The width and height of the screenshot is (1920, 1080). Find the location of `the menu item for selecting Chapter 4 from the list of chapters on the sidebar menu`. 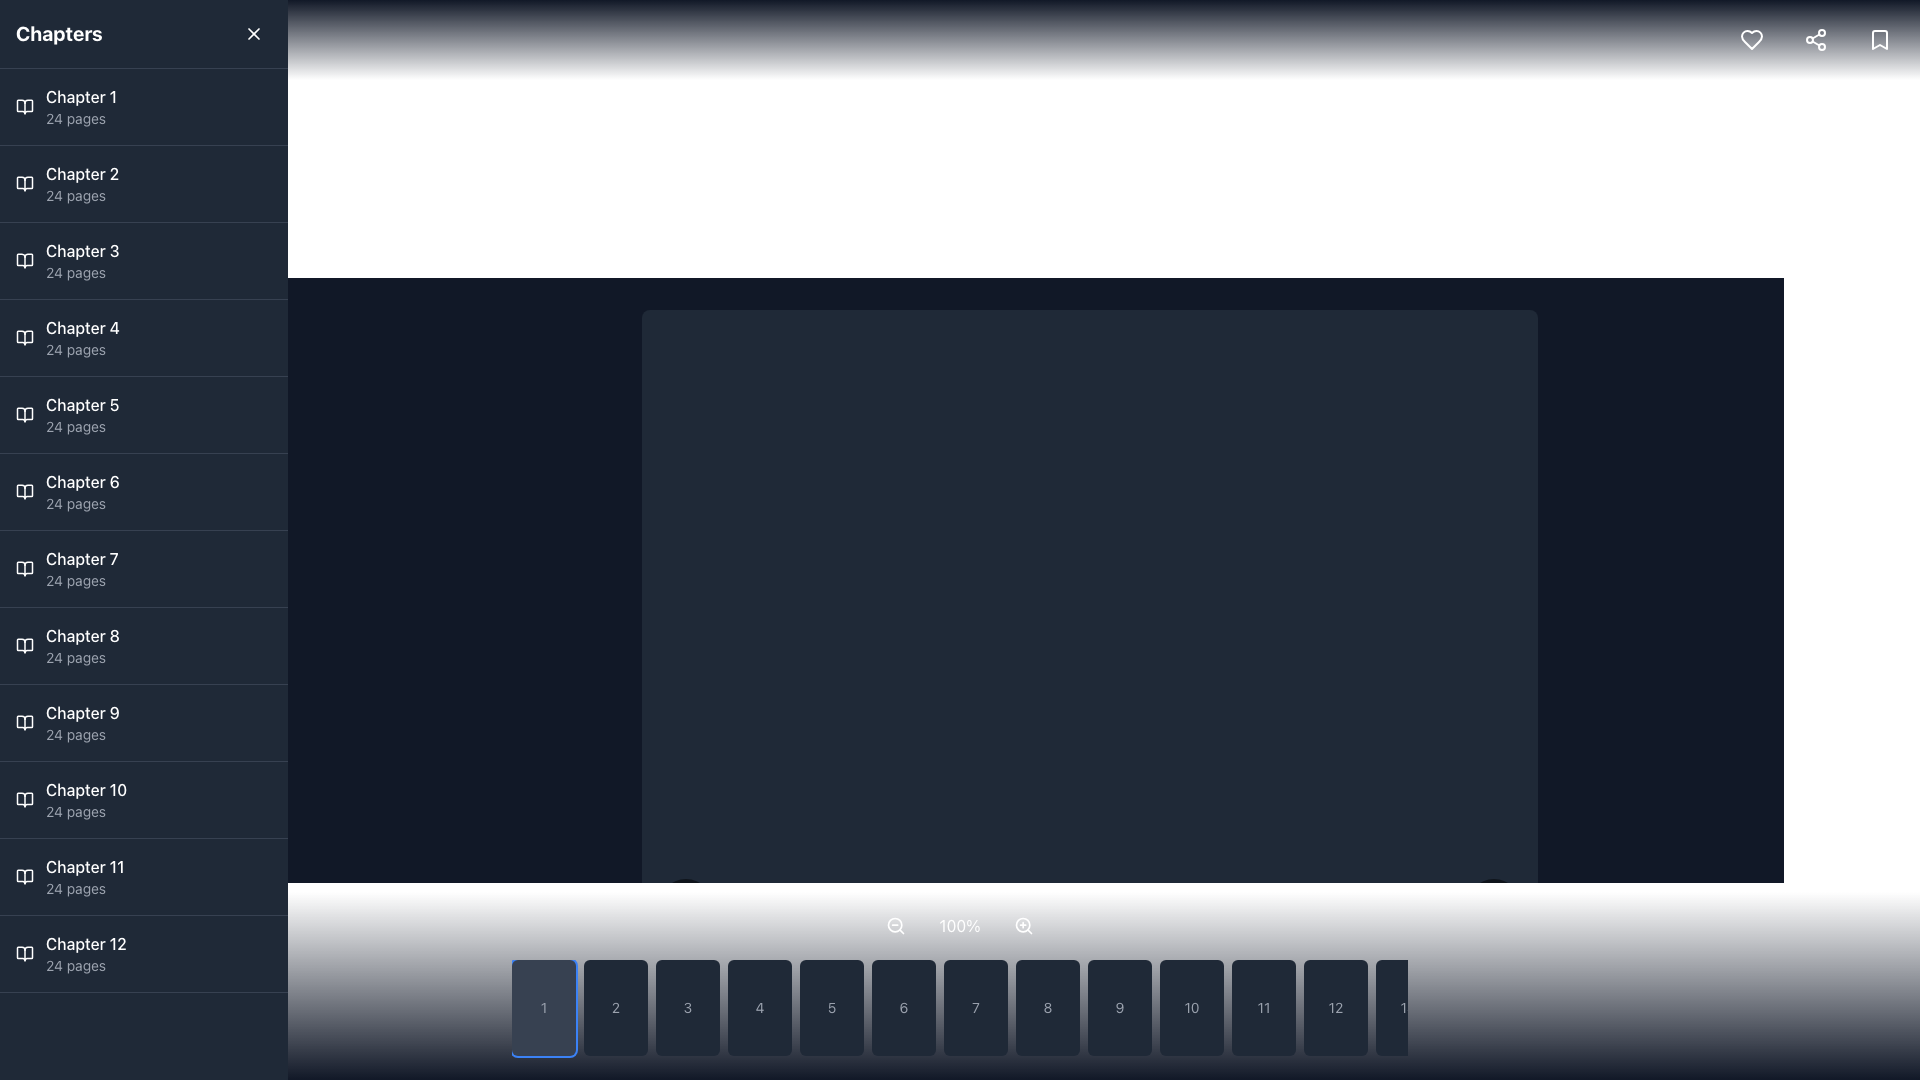

the menu item for selecting Chapter 4 from the list of chapters on the sidebar menu is located at coordinates (81, 337).